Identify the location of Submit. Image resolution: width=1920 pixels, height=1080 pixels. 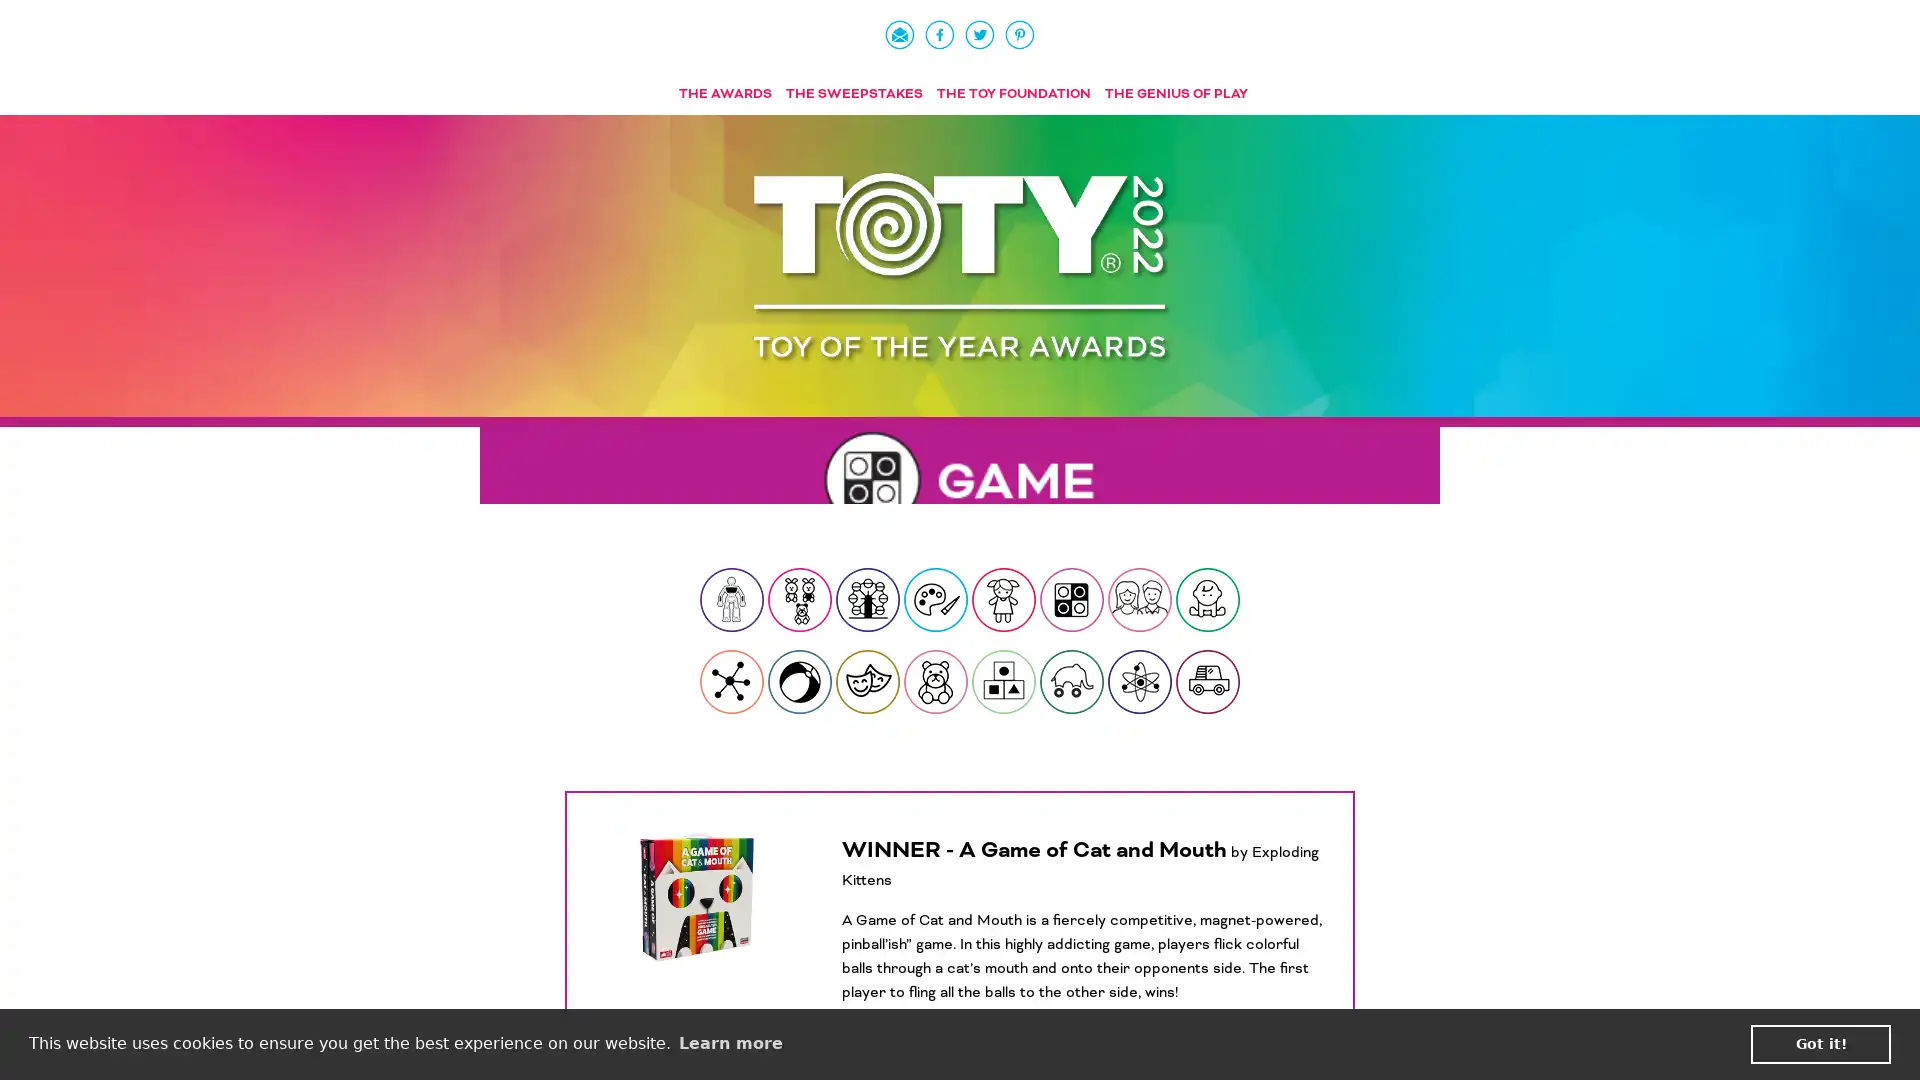
(1070, 599).